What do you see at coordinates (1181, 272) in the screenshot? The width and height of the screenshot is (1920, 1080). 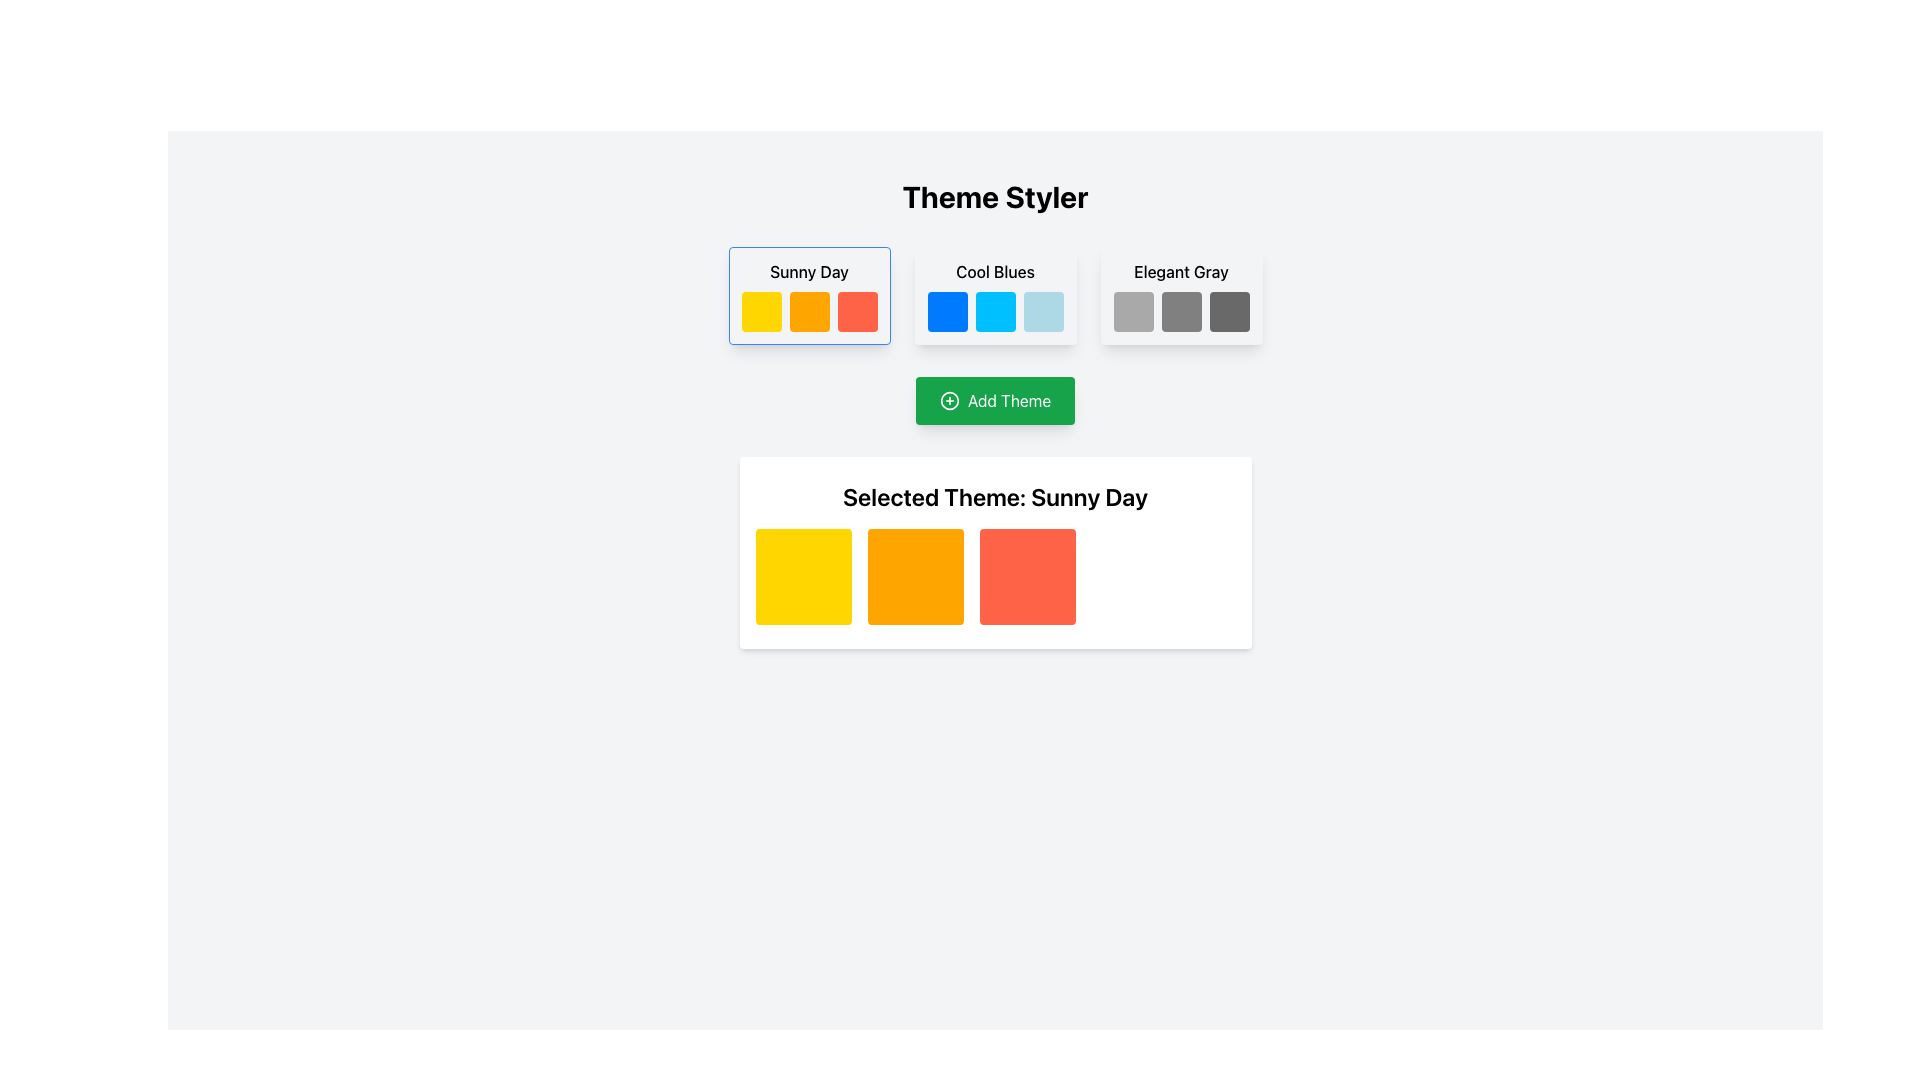 I see `the text label reading 'Elegant Gray', which is styled with medium font weight and positioned above a set of gray color blocks in the theme selector interface` at bounding box center [1181, 272].